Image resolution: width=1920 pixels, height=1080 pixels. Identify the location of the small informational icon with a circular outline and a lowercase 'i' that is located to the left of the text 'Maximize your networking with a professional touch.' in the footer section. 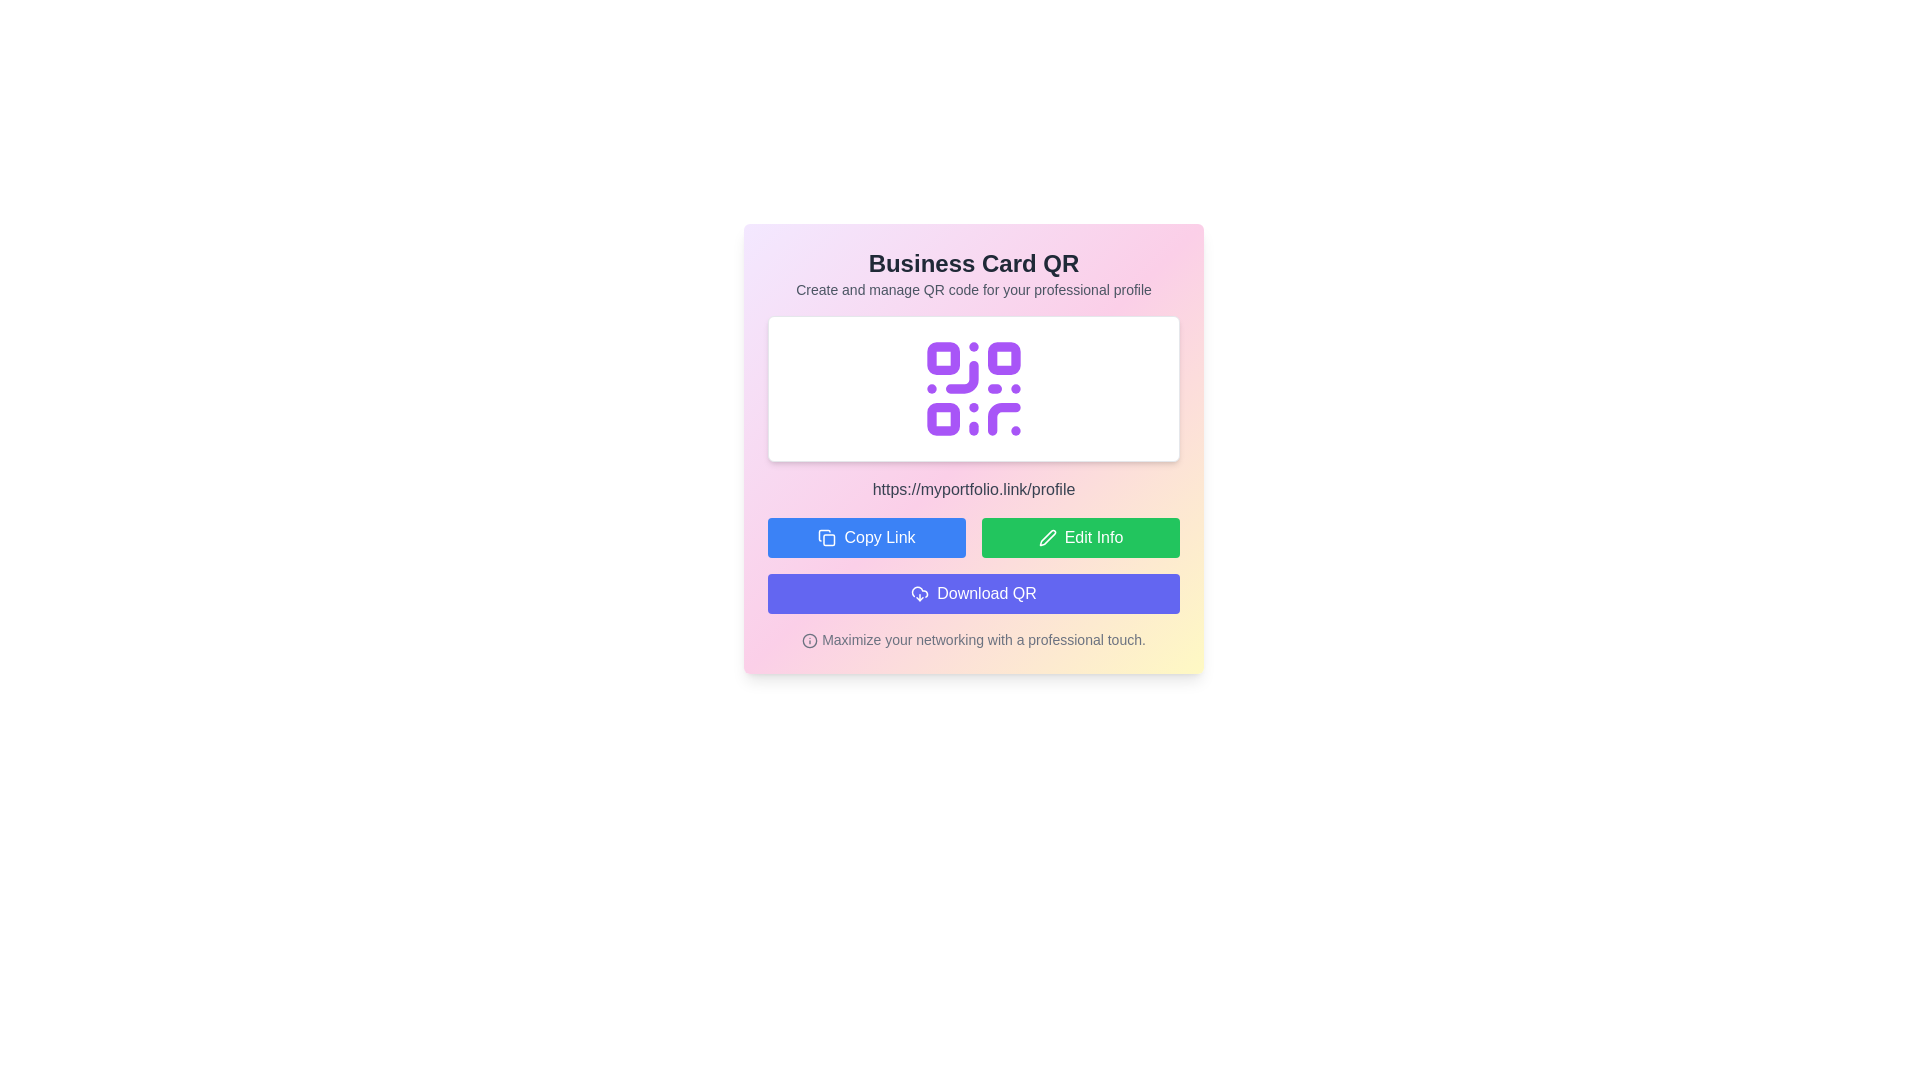
(810, 641).